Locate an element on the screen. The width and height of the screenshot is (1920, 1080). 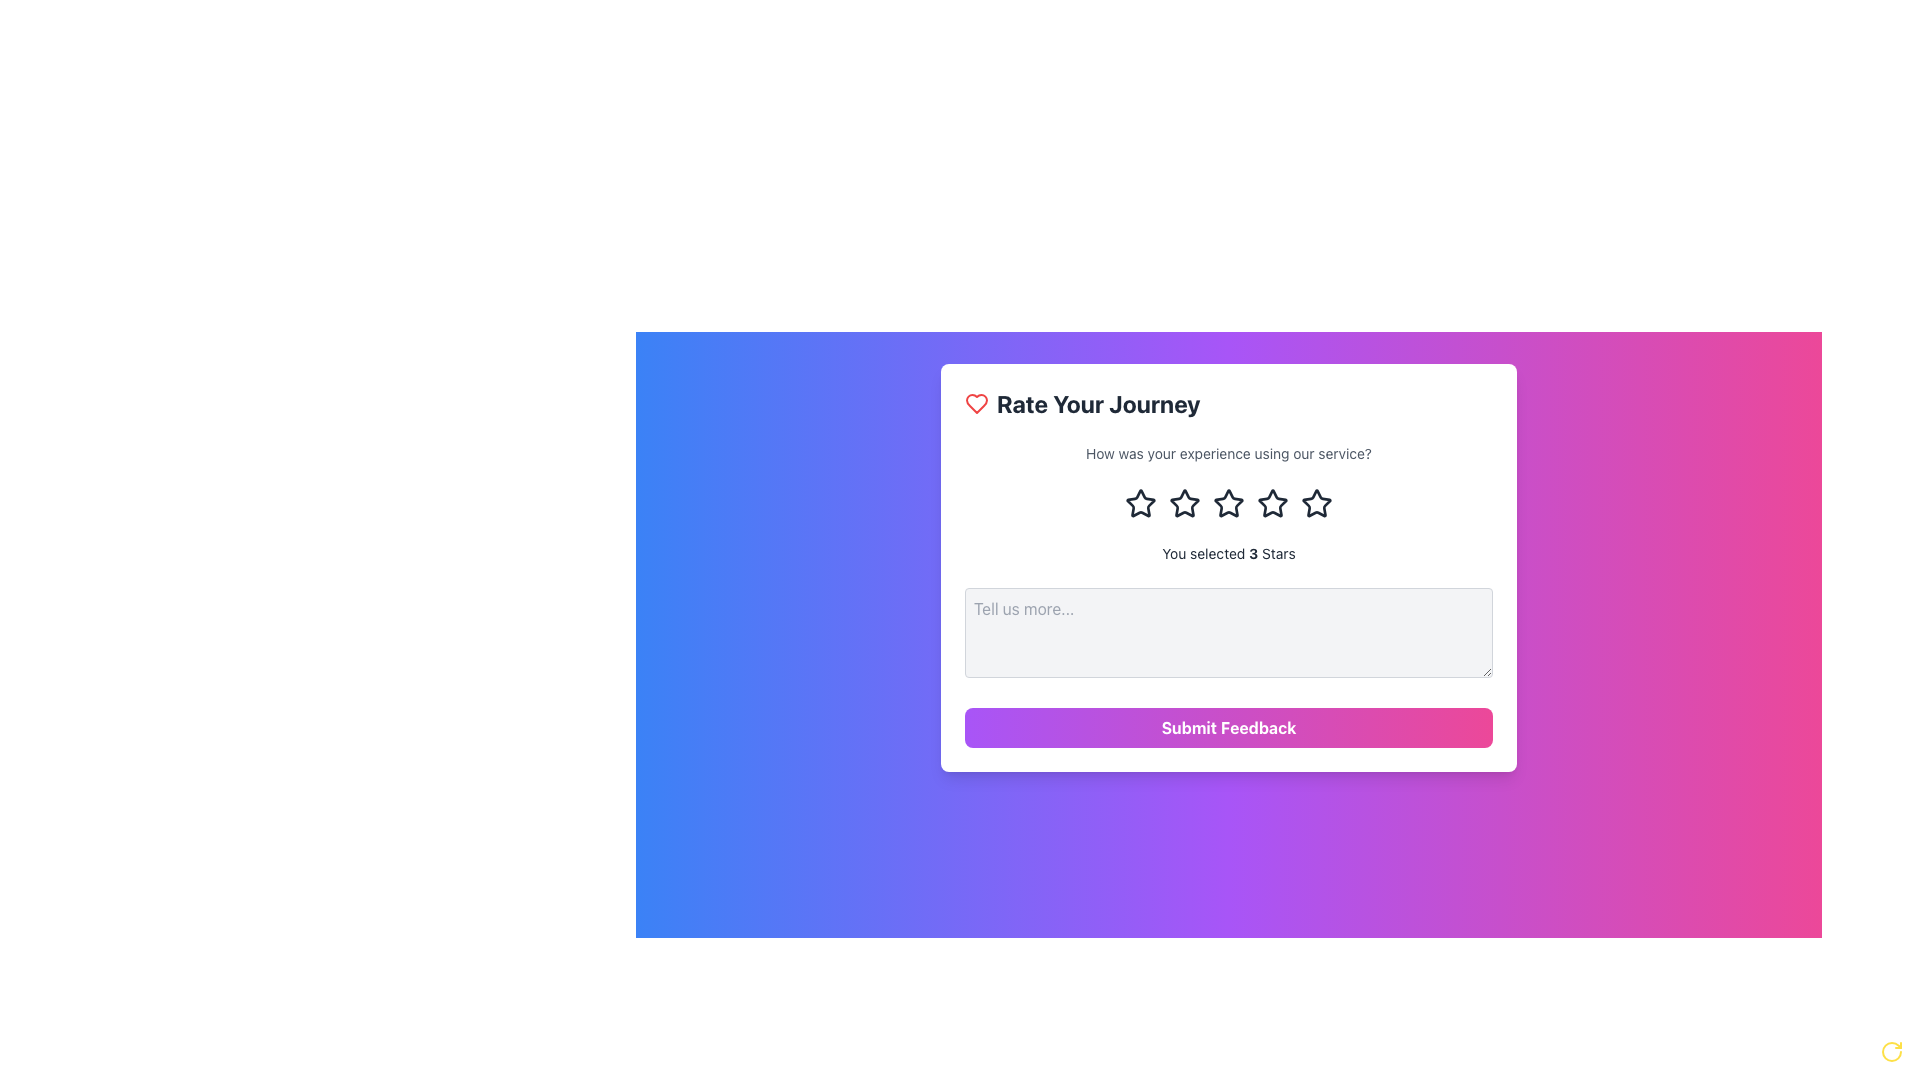
the red heart icon located in the top-left corner of the 'Rate Your Journey' card, which serves as a decorative element adjacent to the title text is located at coordinates (977, 404).